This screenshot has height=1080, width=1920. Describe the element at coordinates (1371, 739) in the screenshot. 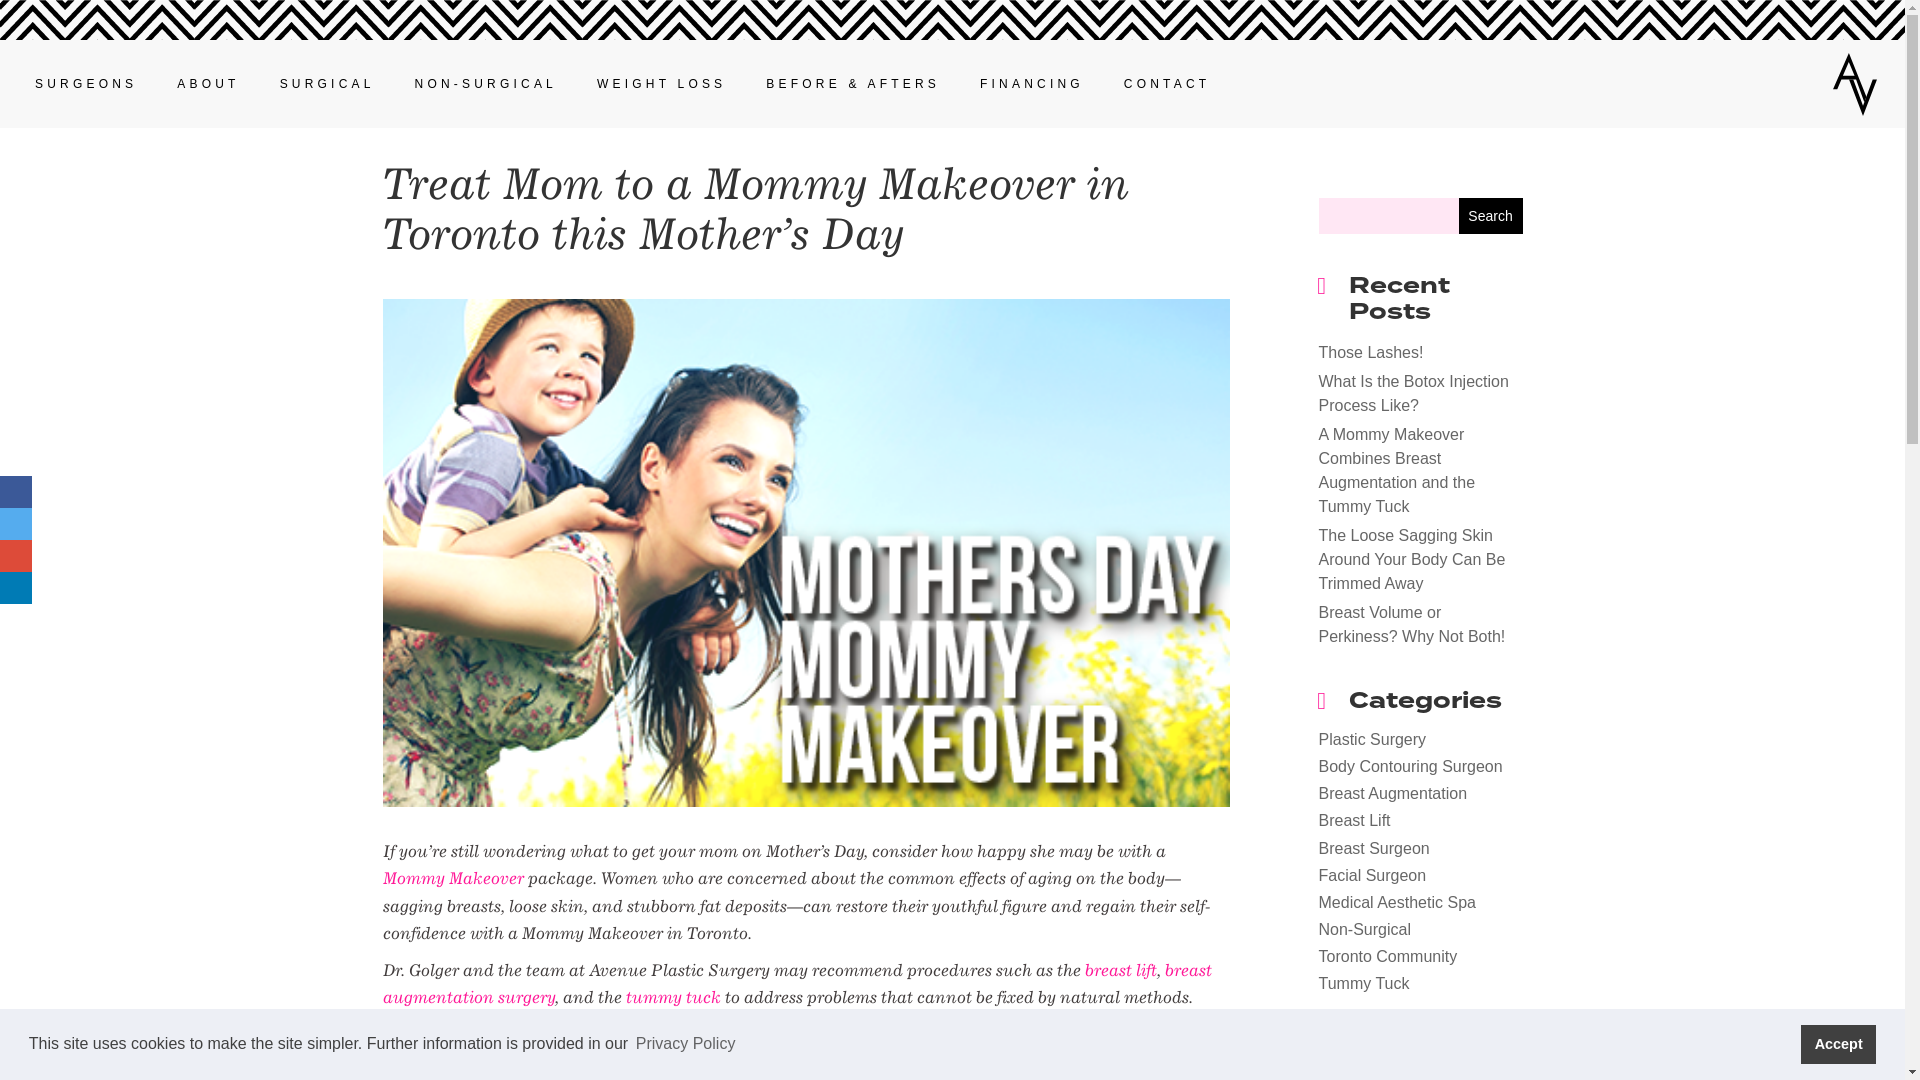

I see `'Plastic Surgery'` at that location.